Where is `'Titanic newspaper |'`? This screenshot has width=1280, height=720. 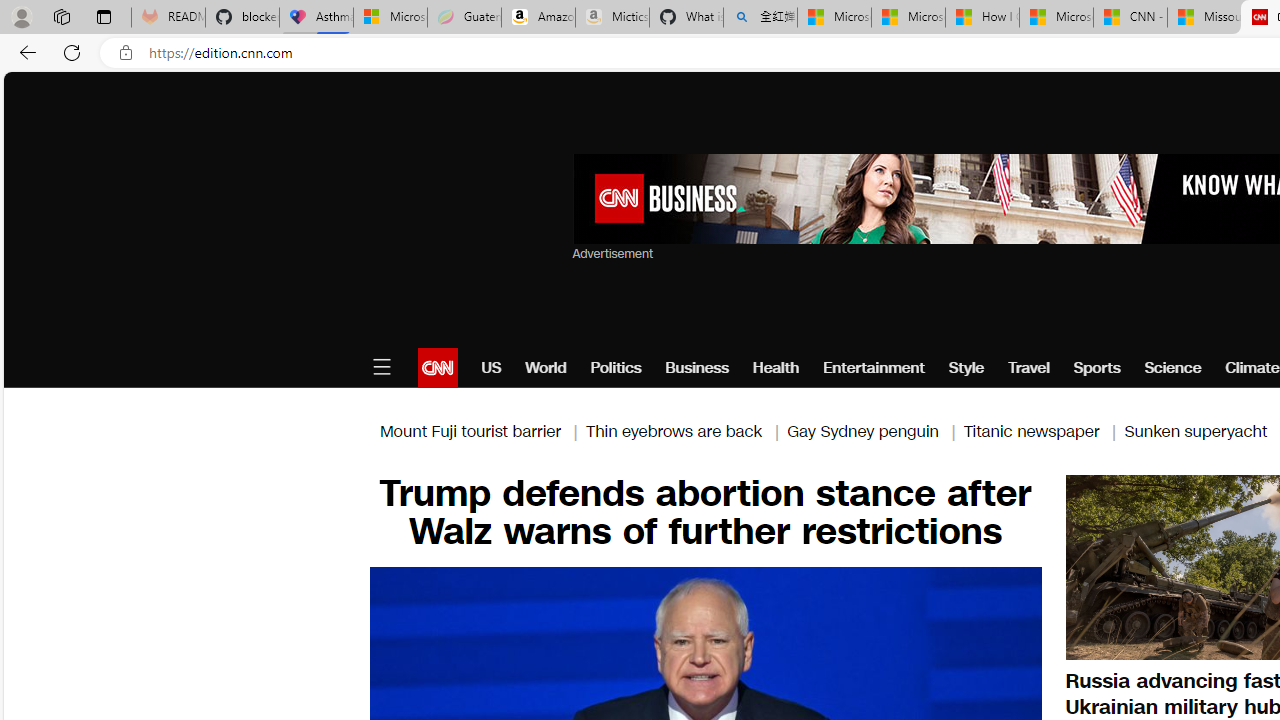 'Titanic newspaper |' is located at coordinates (1042, 430).